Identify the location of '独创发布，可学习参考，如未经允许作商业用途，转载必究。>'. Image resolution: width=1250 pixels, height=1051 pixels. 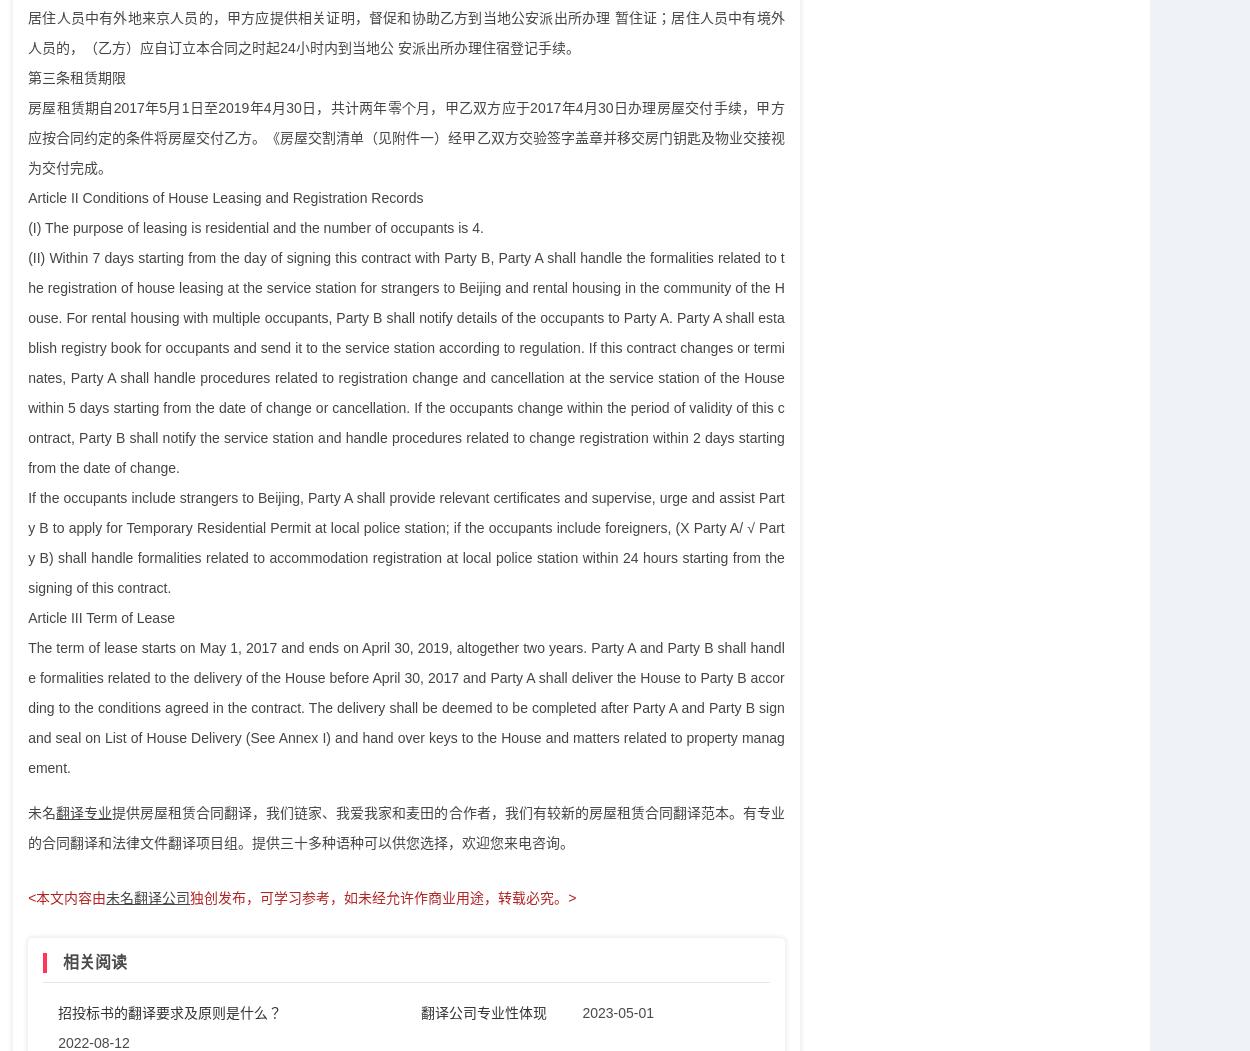
(383, 897).